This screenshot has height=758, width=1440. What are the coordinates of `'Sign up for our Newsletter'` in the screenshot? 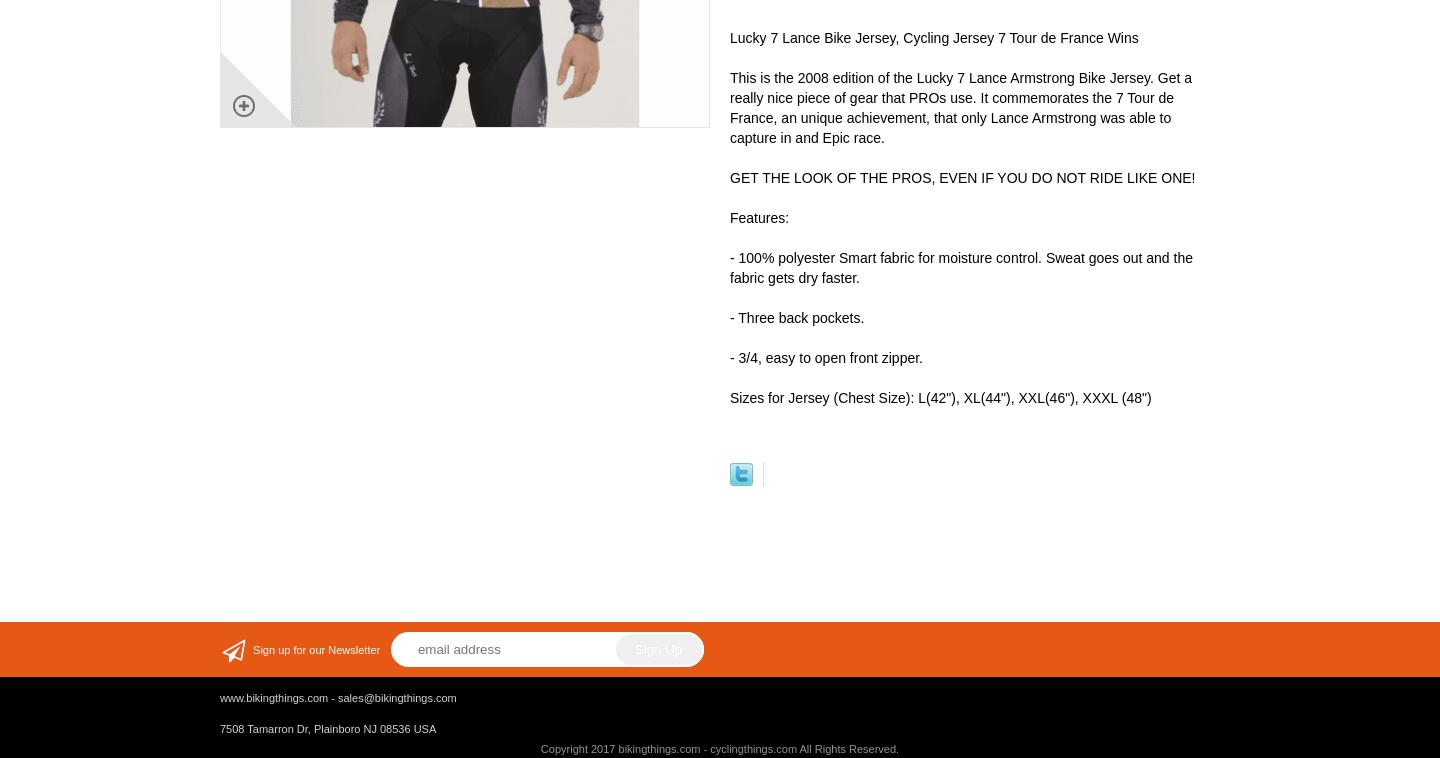 It's located at (316, 649).